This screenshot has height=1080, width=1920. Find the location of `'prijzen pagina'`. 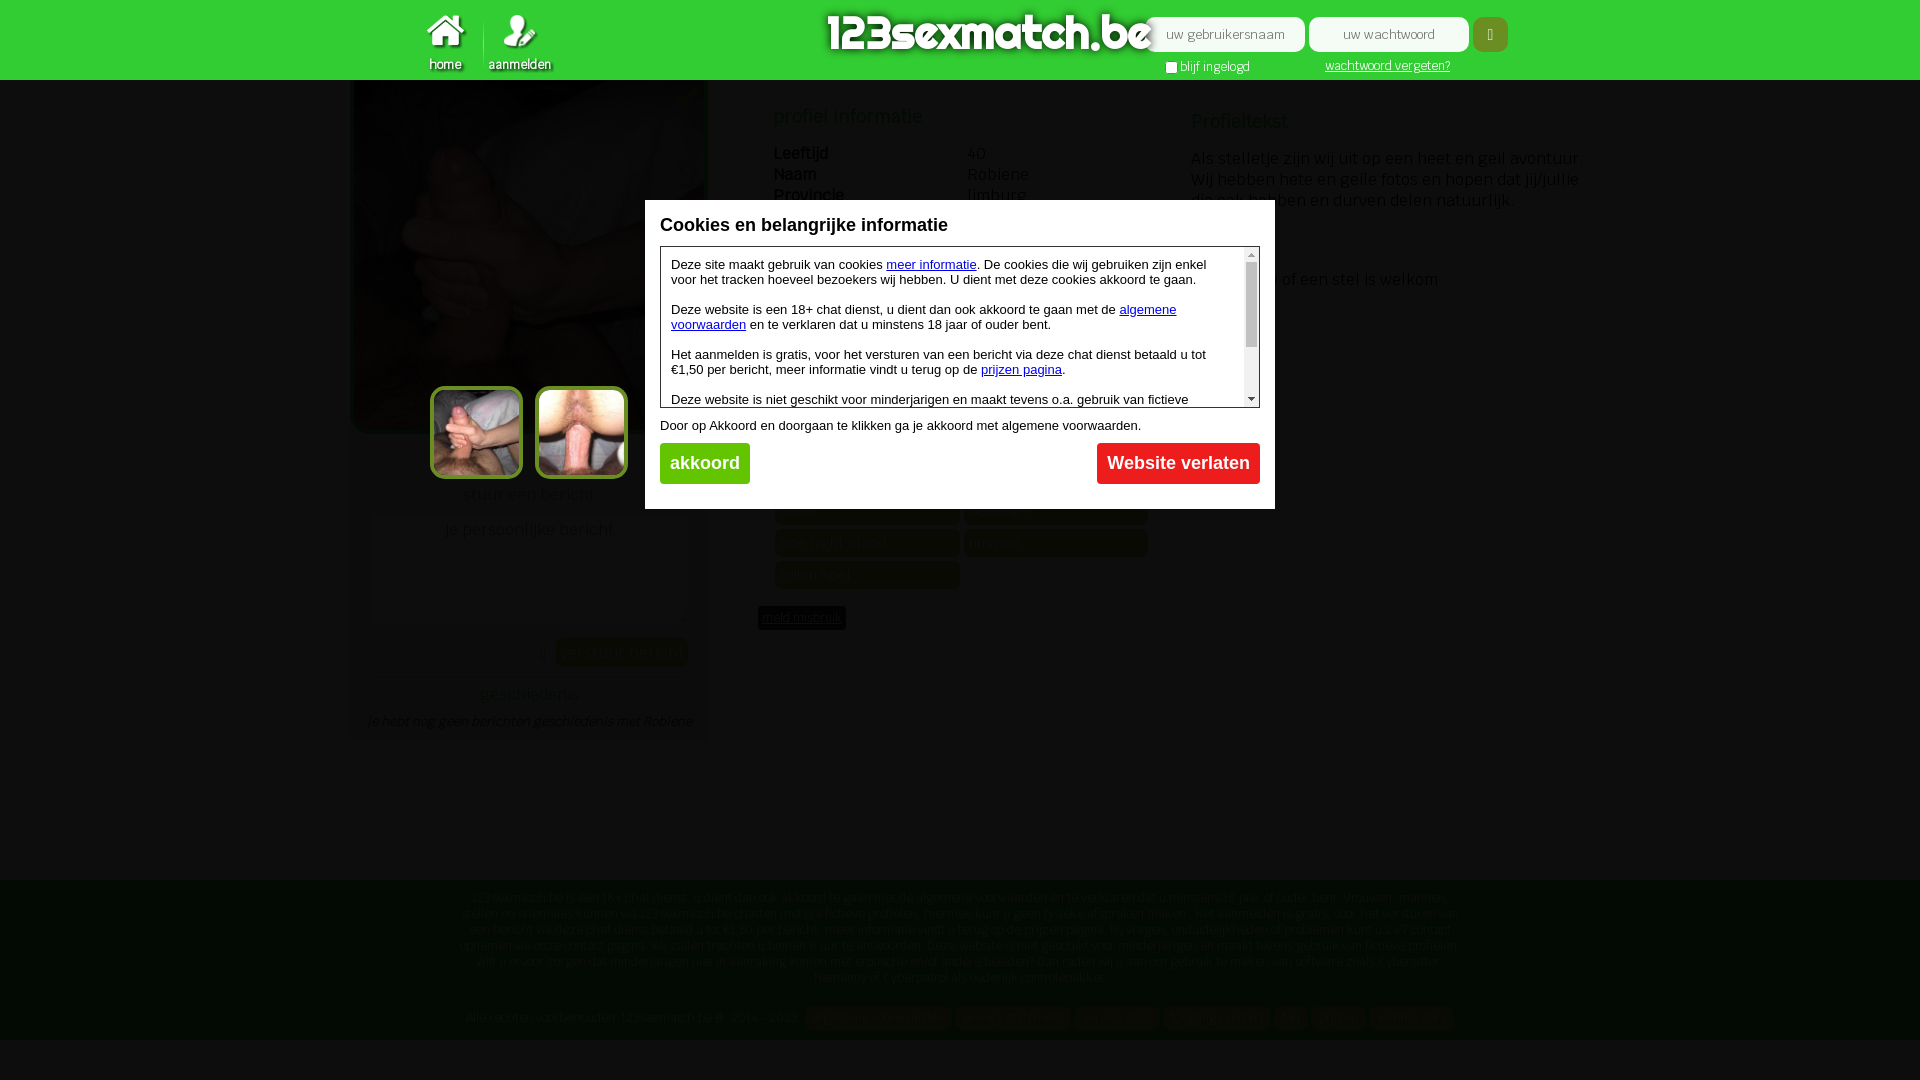

'prijzen pagina' is located at coordinates (1021, 369).